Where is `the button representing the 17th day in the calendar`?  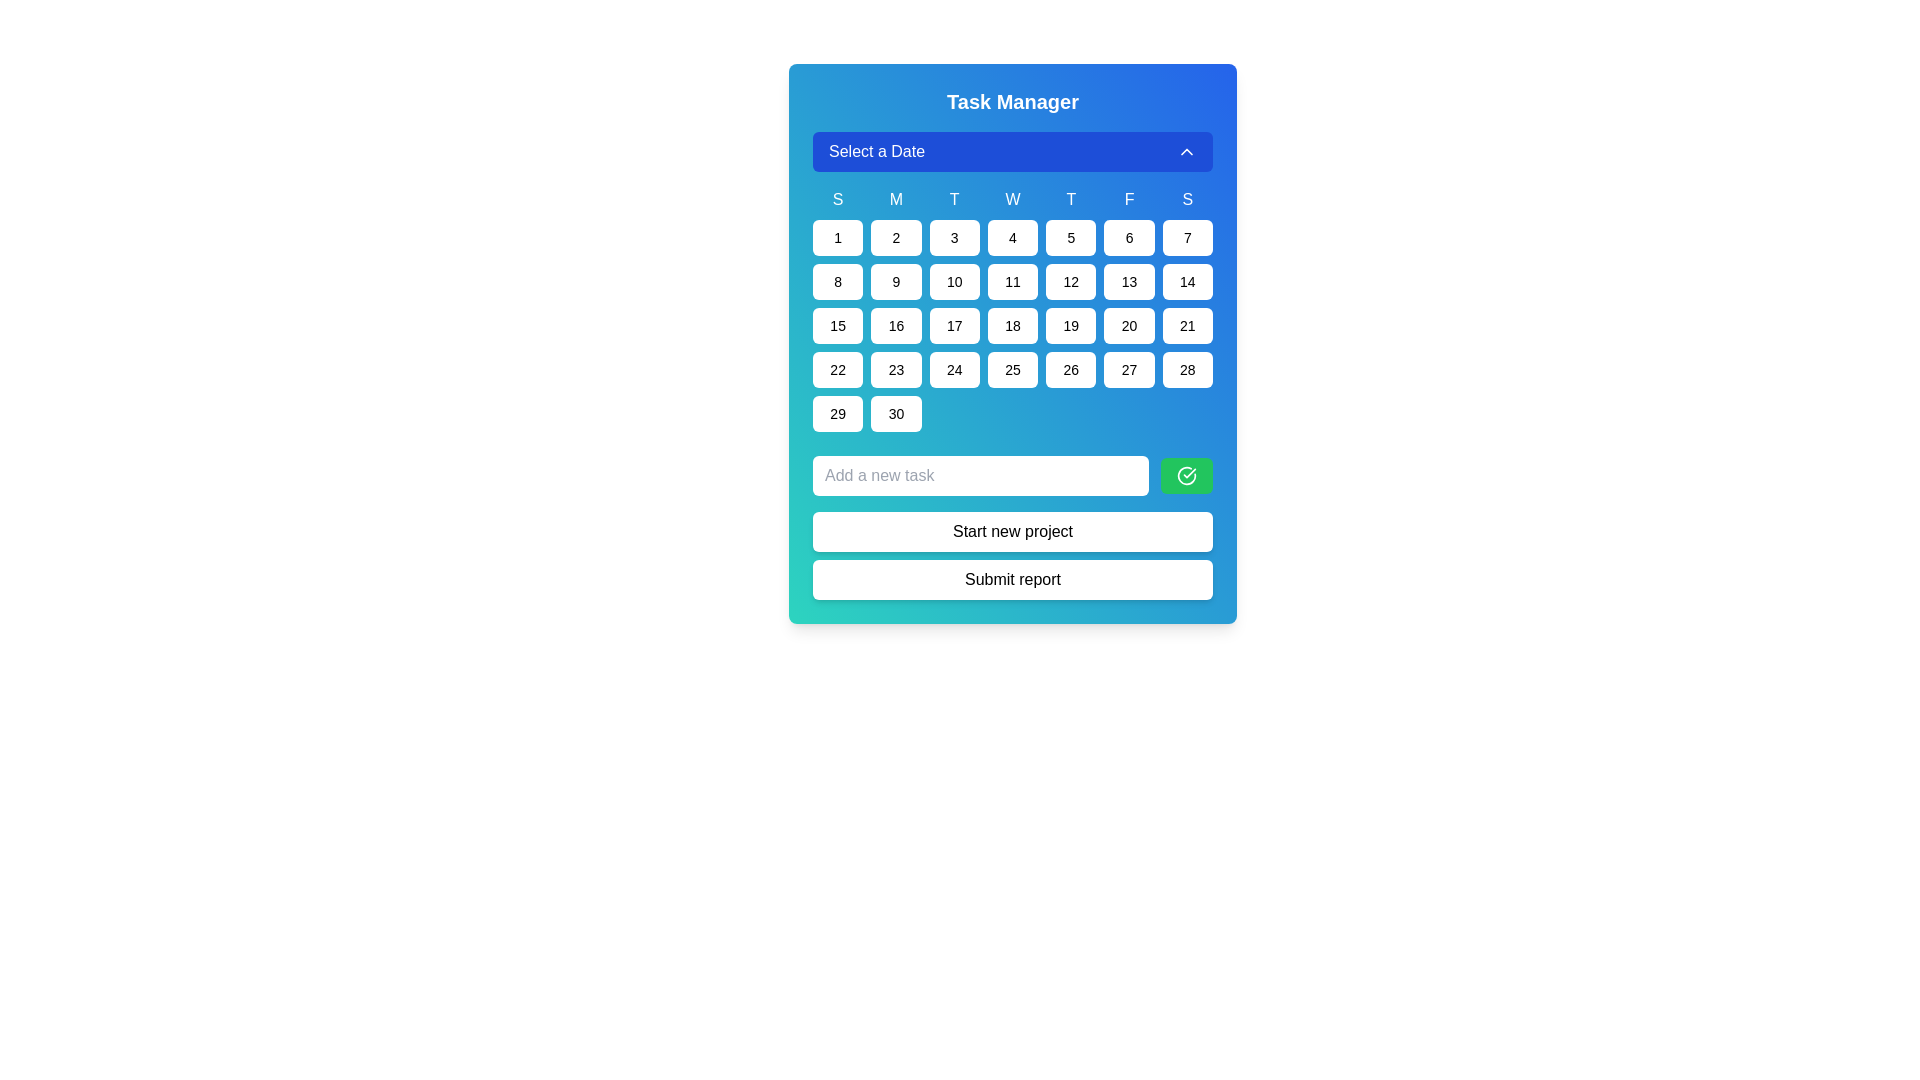 the button representing the 17th day in the calendar is located at coordinates (953, 325).